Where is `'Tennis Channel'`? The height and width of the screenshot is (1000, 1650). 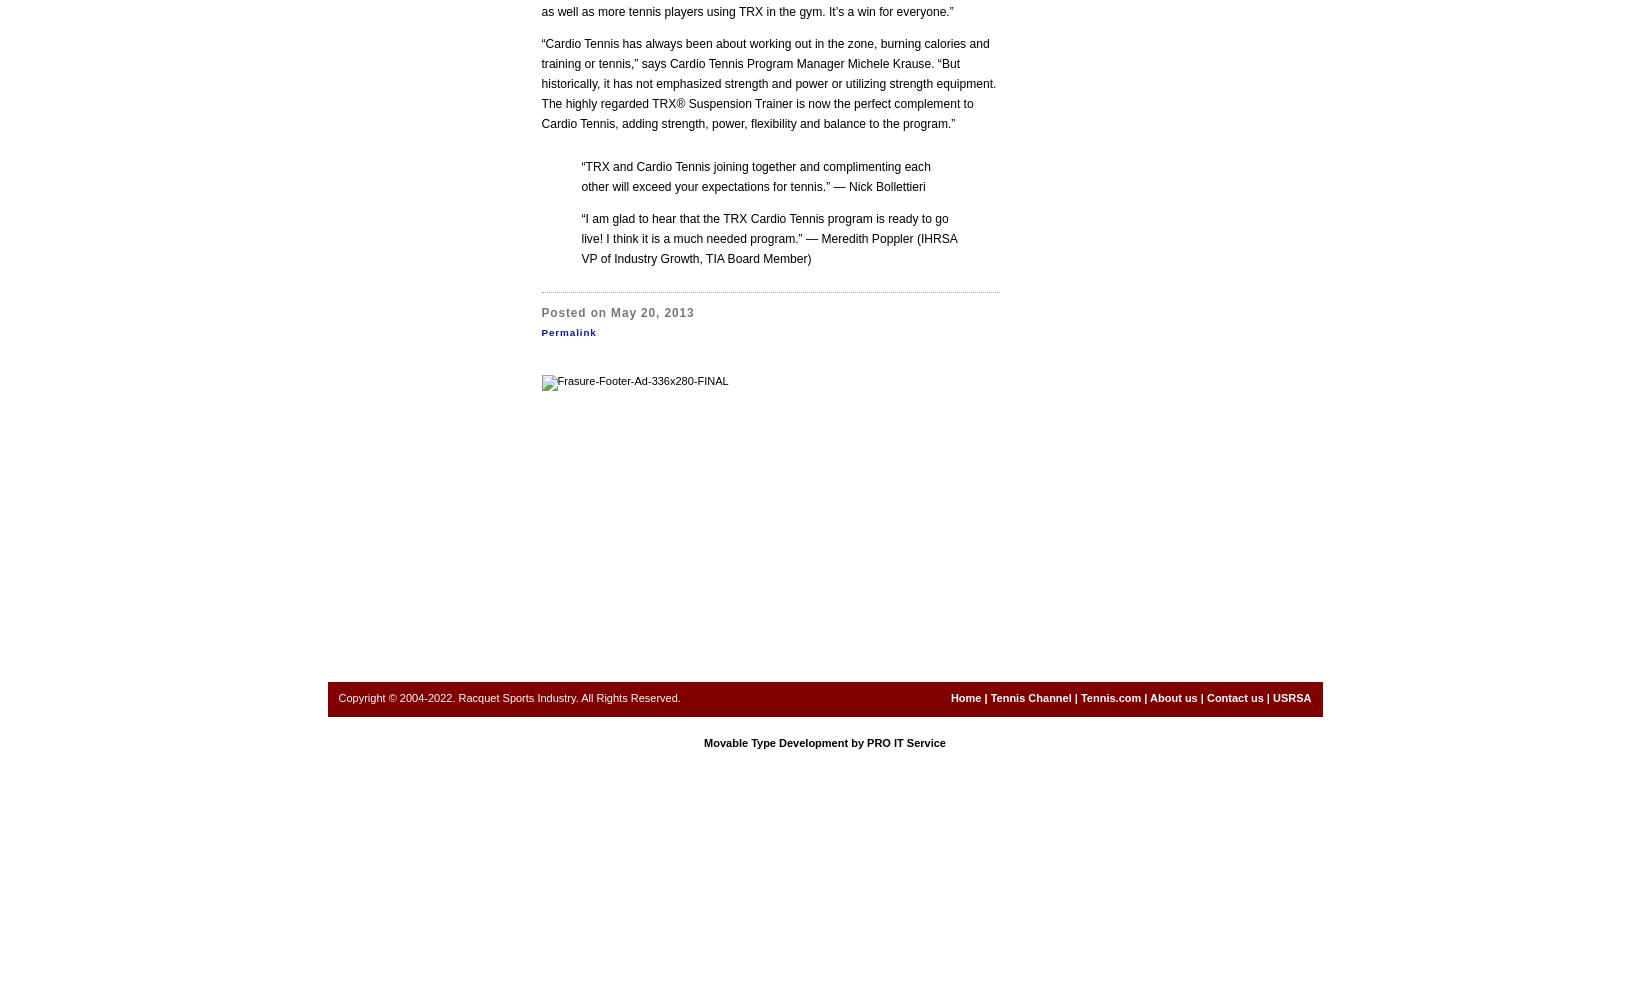 'Tennis Channel' is located at coordinates (1030, 697).